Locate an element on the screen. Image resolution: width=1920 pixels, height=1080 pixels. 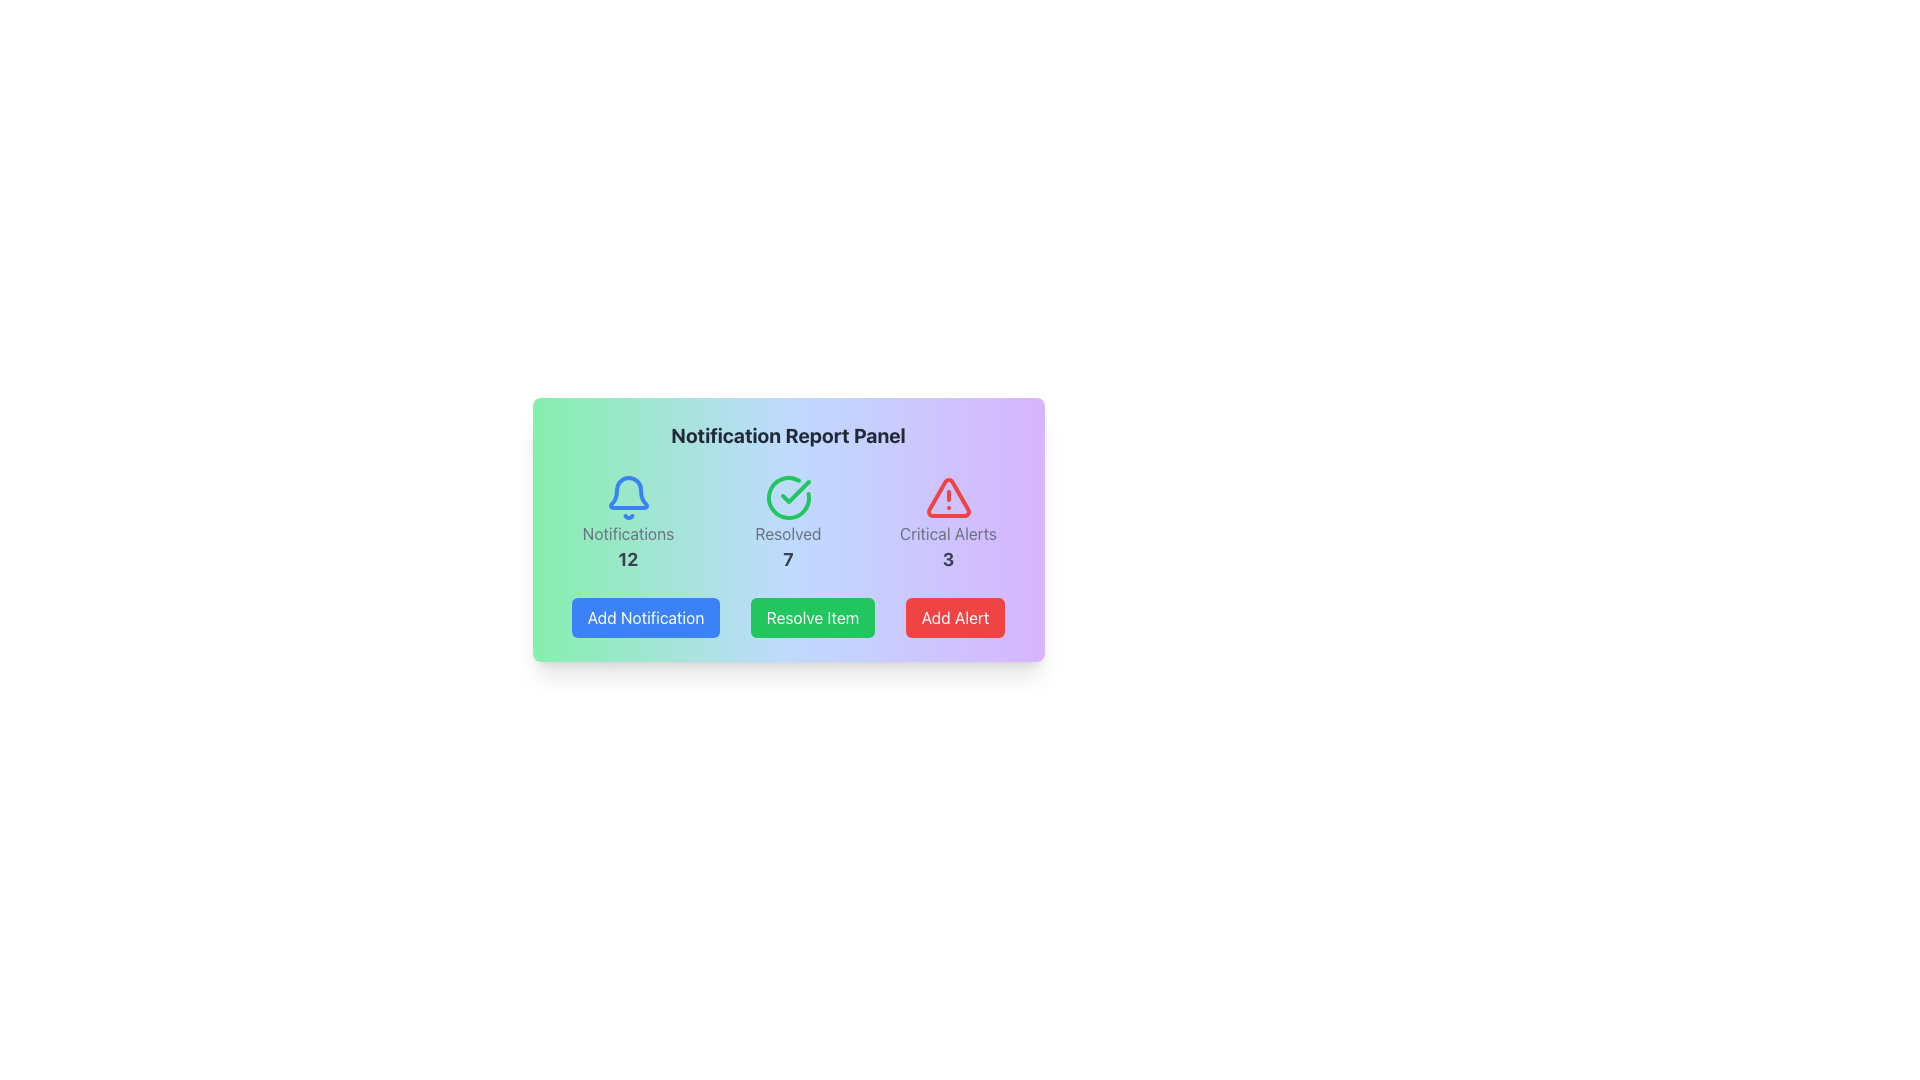
bell icon located in the Notifications section, which serves as a visual indicator for notifications, to view further details is located at coordinates (627, 493).